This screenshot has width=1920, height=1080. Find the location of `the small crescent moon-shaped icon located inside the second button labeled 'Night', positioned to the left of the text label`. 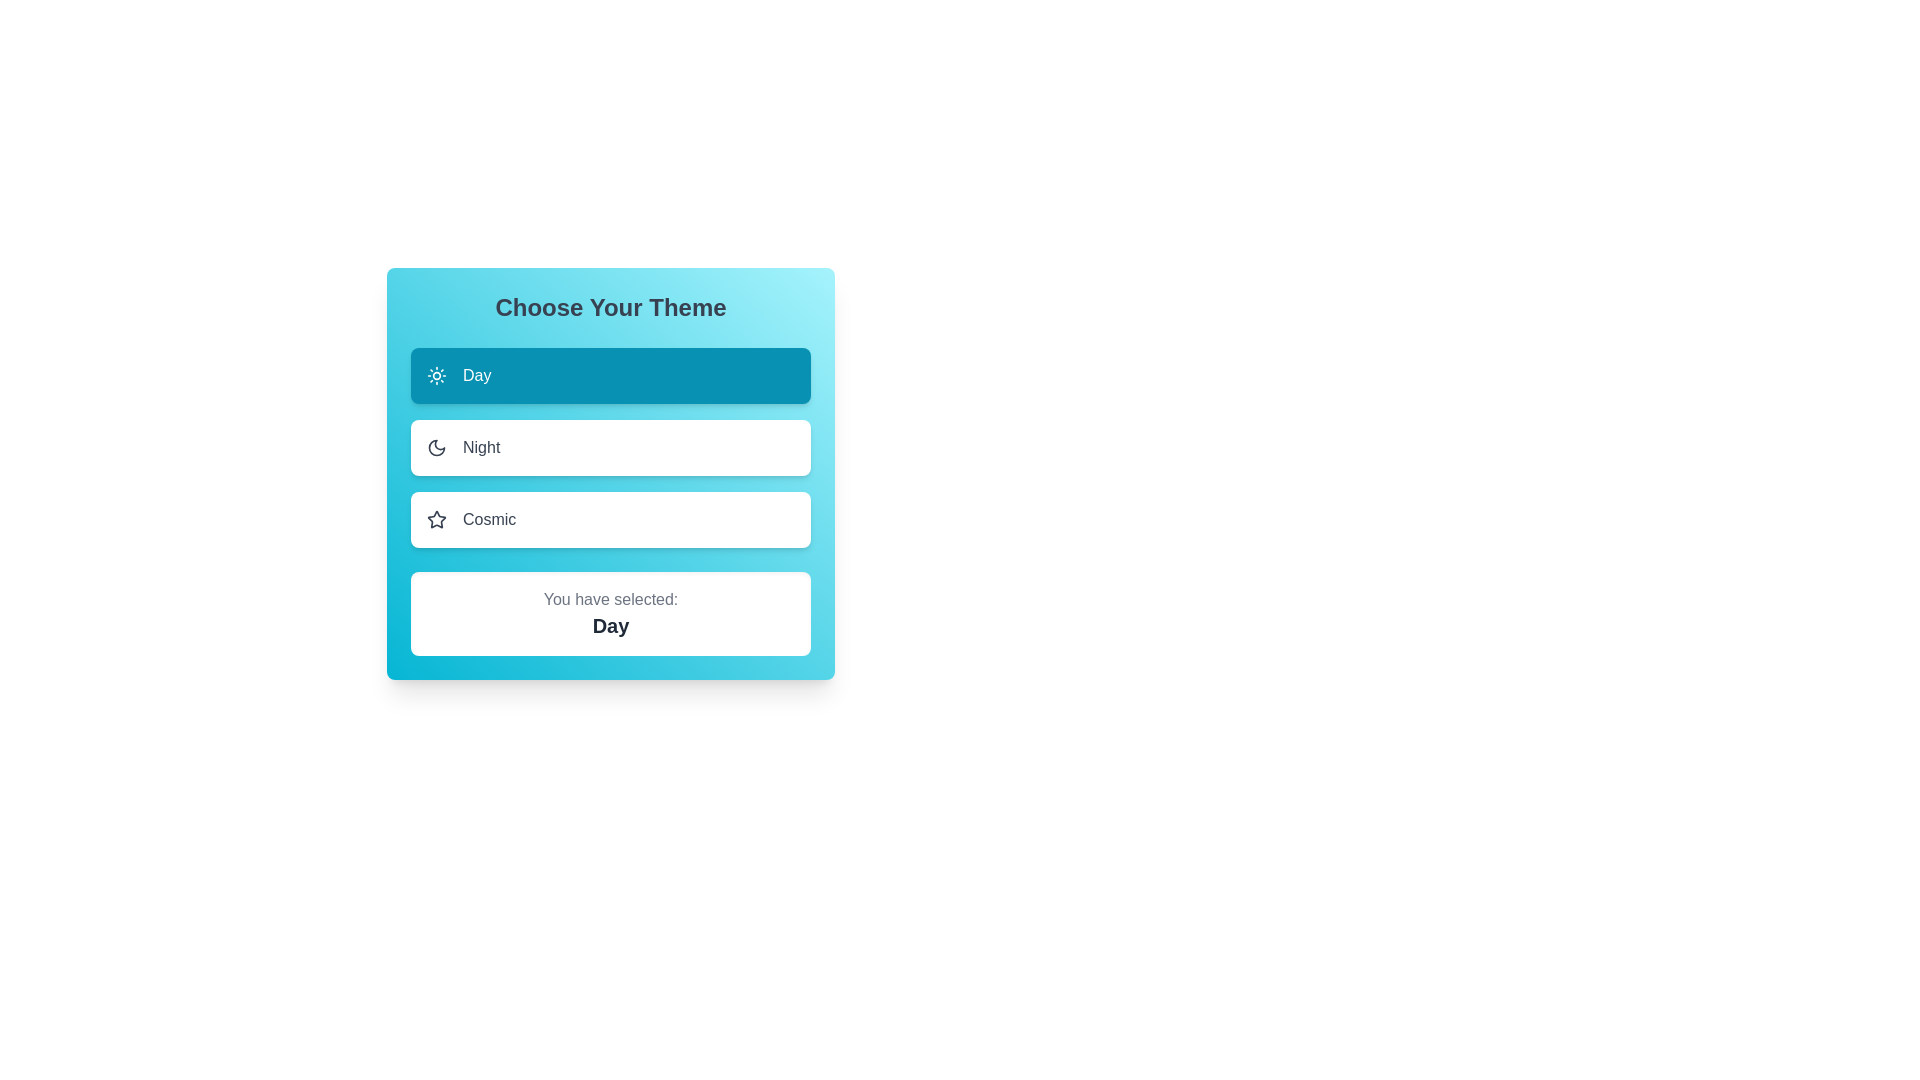

the small crescent moon-shaped icon located inside the second button labeled 'Night', positioned to the left of the text label is located at coordinates (435, 446).